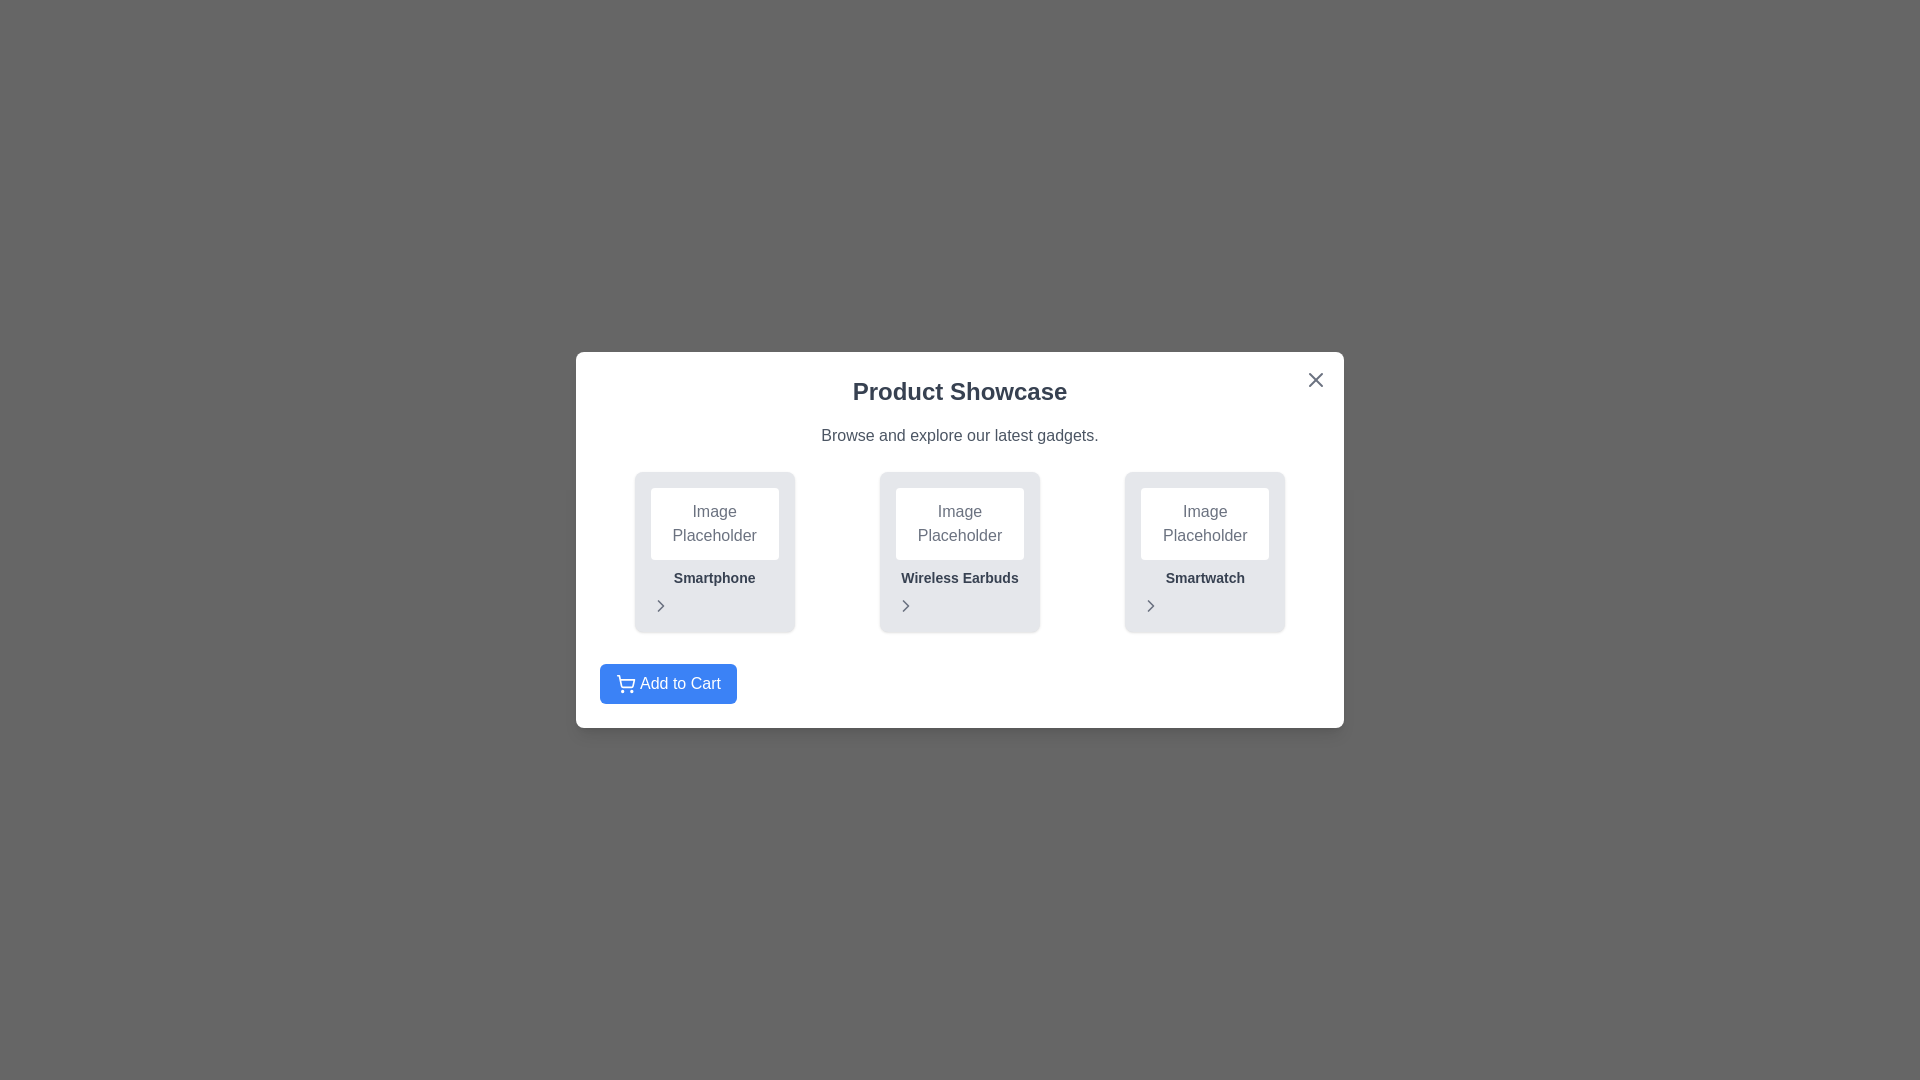 The image size is (1920, 1080). What do you see at coordinates (660, 604) in the screenshot?
I see `the right-angled chevron arrow icon pointing to the right, located beneath the 'Smartphone' card in the 'Product Showcase' interface` at bounding box center [660, 604].